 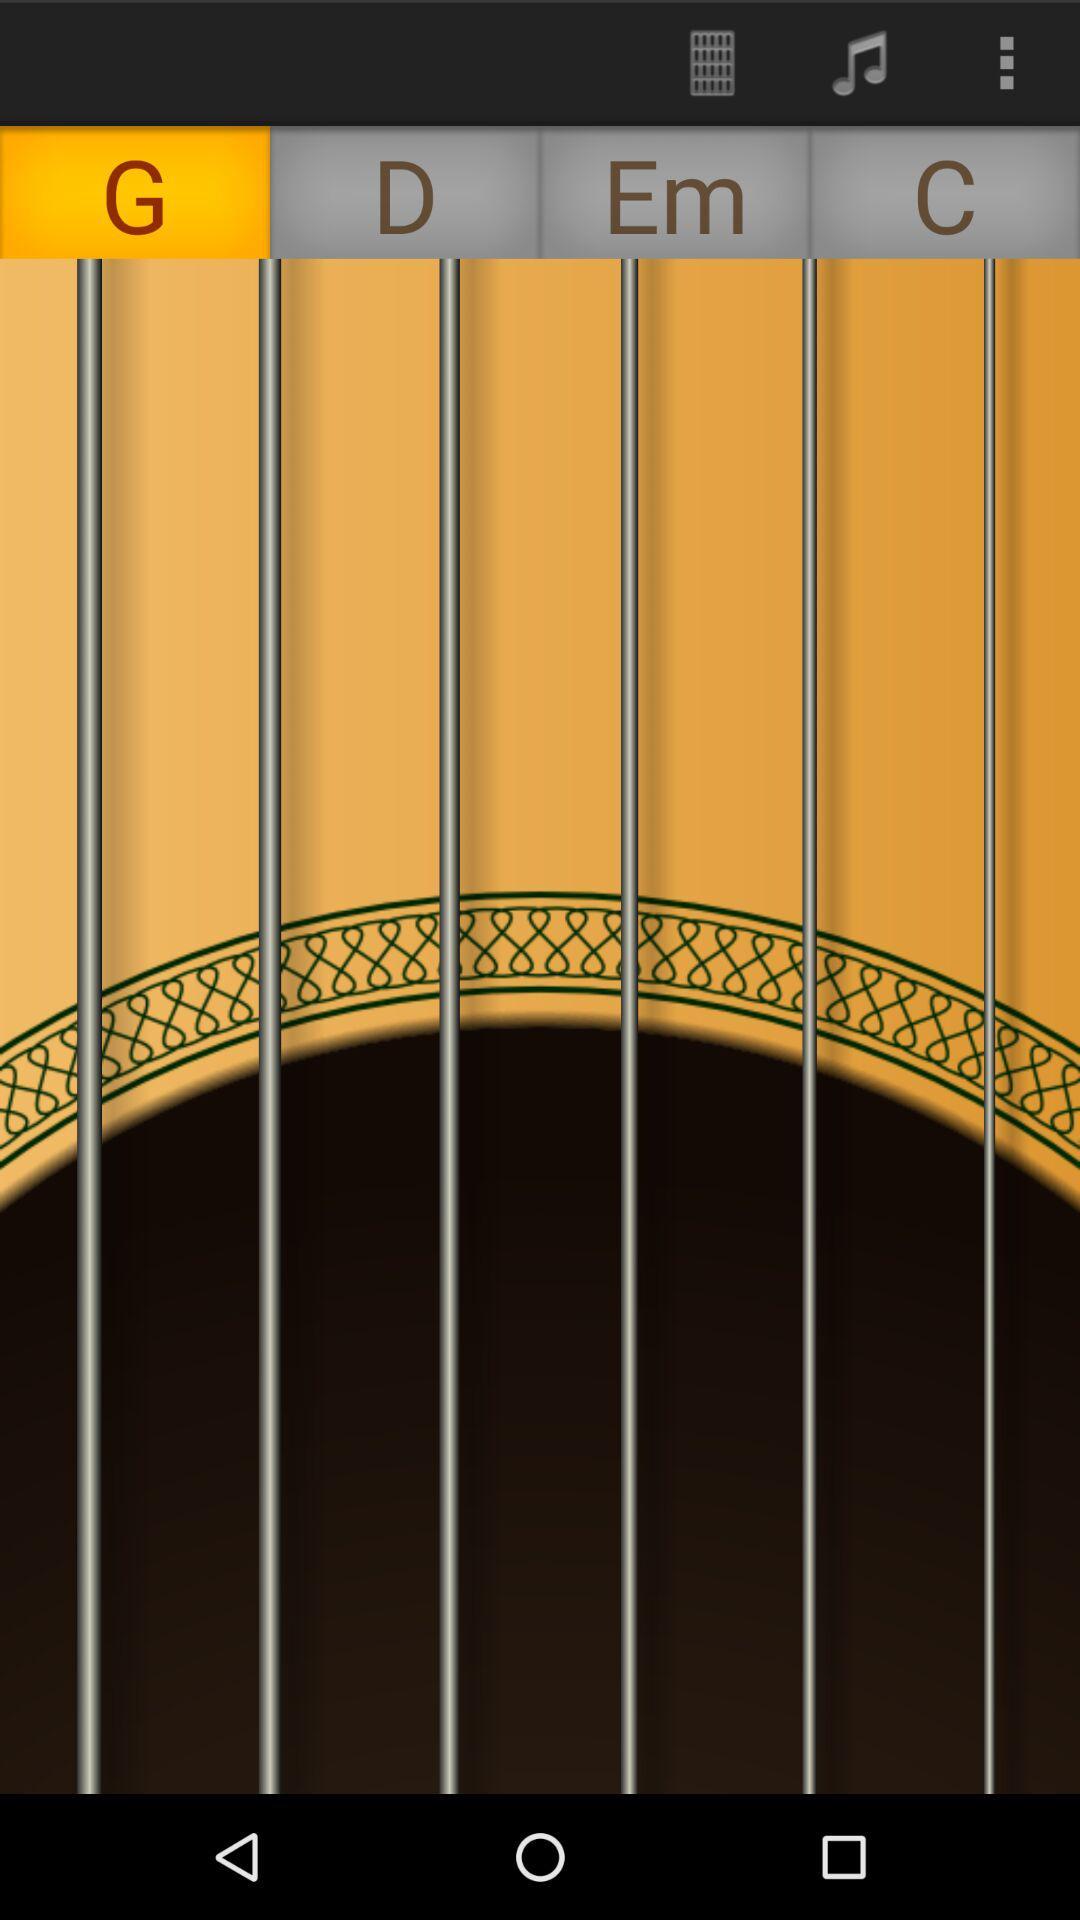 What do you see at coordinates (405, 192) in the screenshot?
I see `the item next to g item` at bounding box center [405, 192].